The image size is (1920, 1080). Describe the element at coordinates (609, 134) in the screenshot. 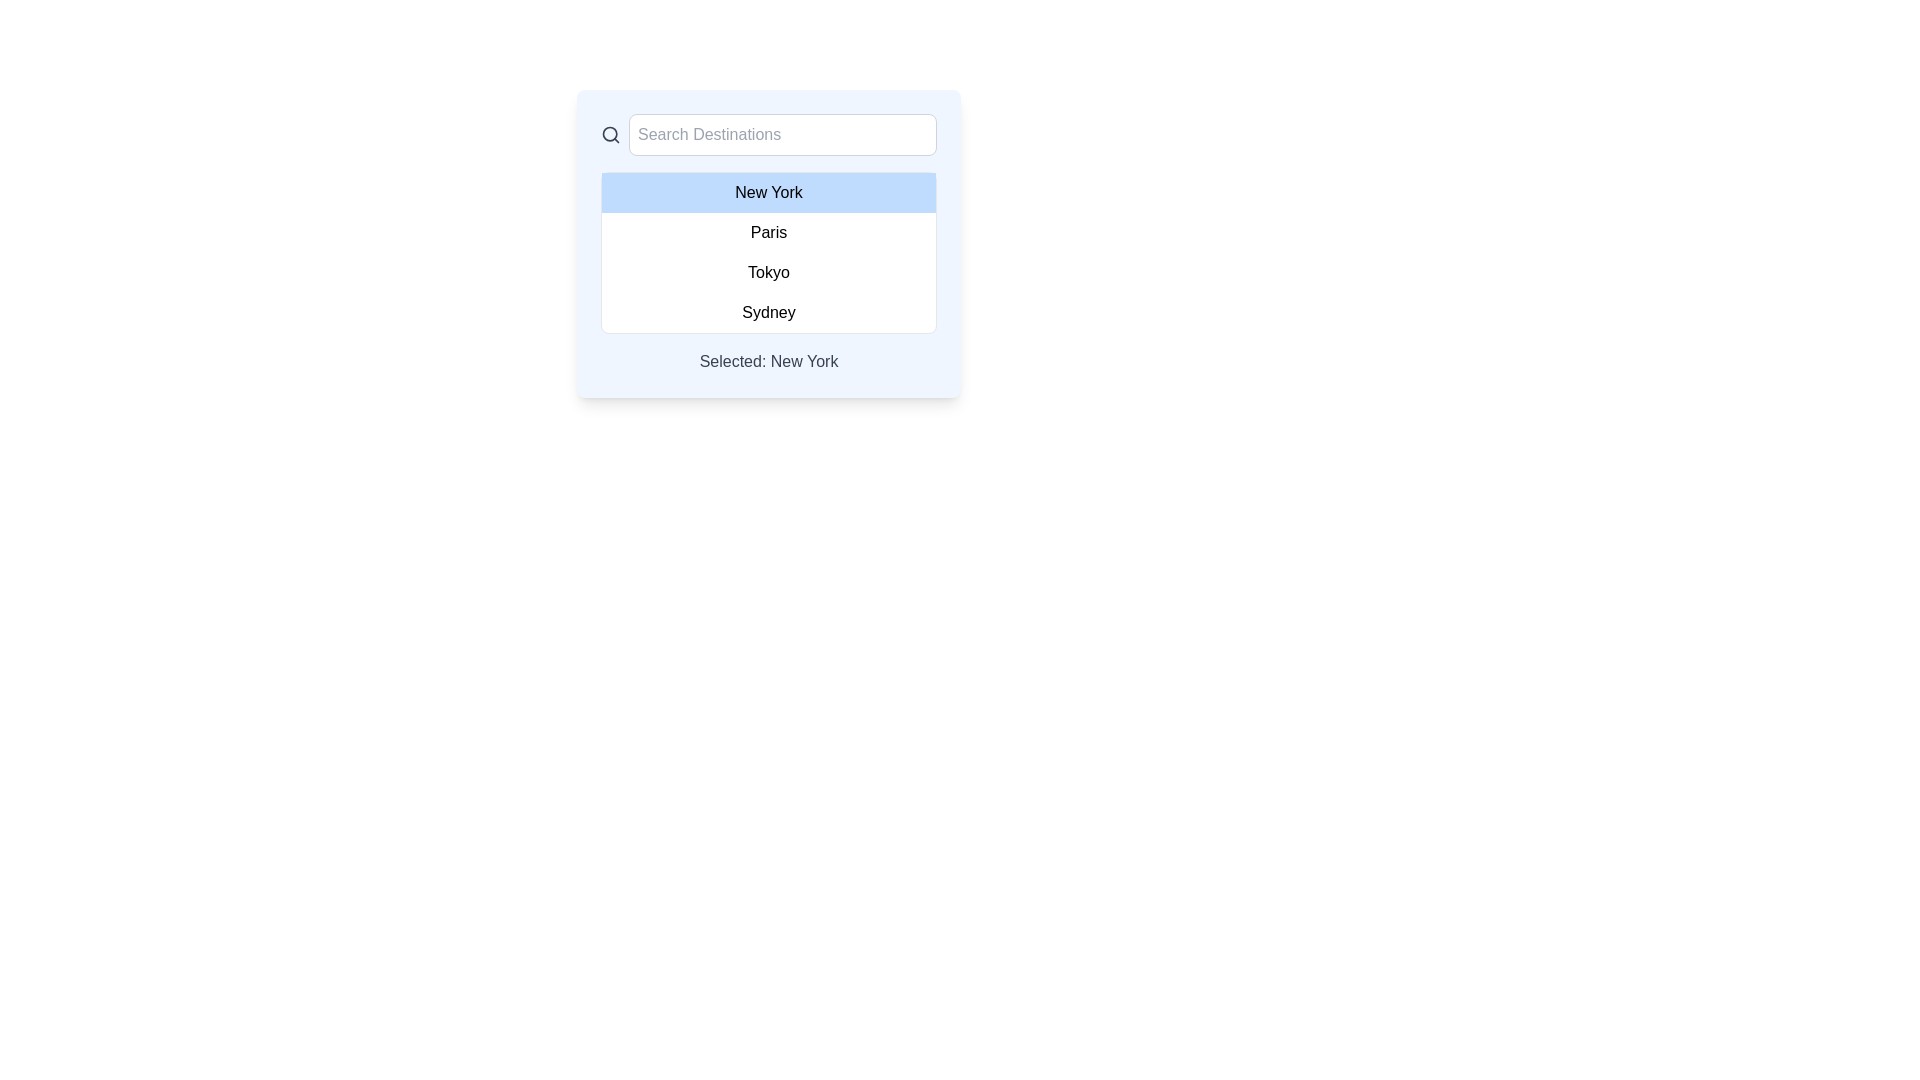

I see `the filled circle element within the SVG icon resembling a magnifying glass, which is part of the searchable dropdown component adjacent to the 'Search Destinations' input field` at that location.